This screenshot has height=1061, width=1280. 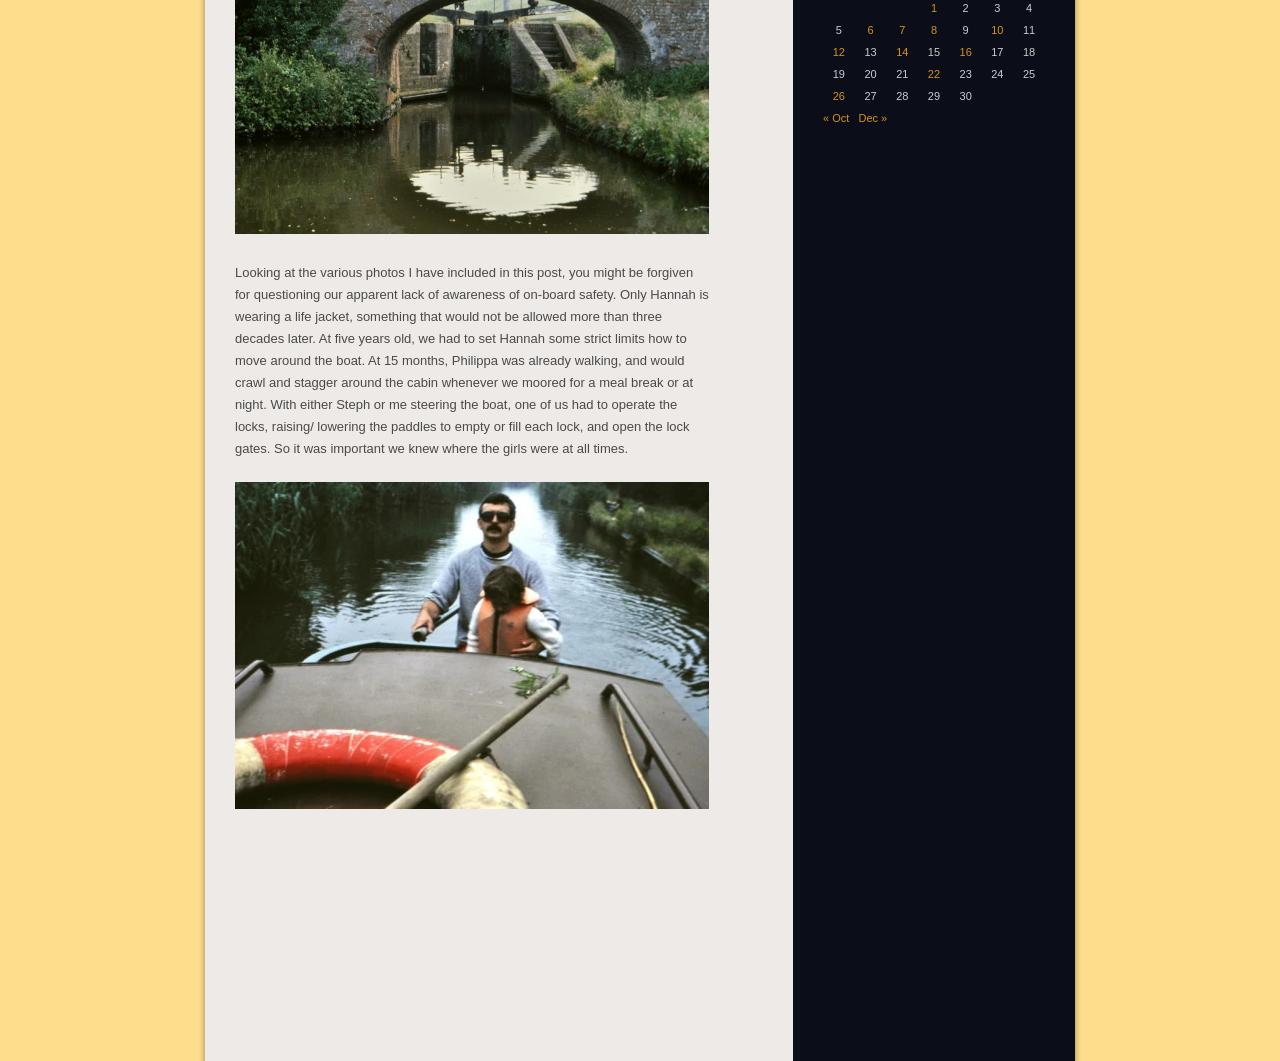 What do you see at coordinates (957, 72) in the screenshot?
I see `'23'` at bounding box center [957, 72].